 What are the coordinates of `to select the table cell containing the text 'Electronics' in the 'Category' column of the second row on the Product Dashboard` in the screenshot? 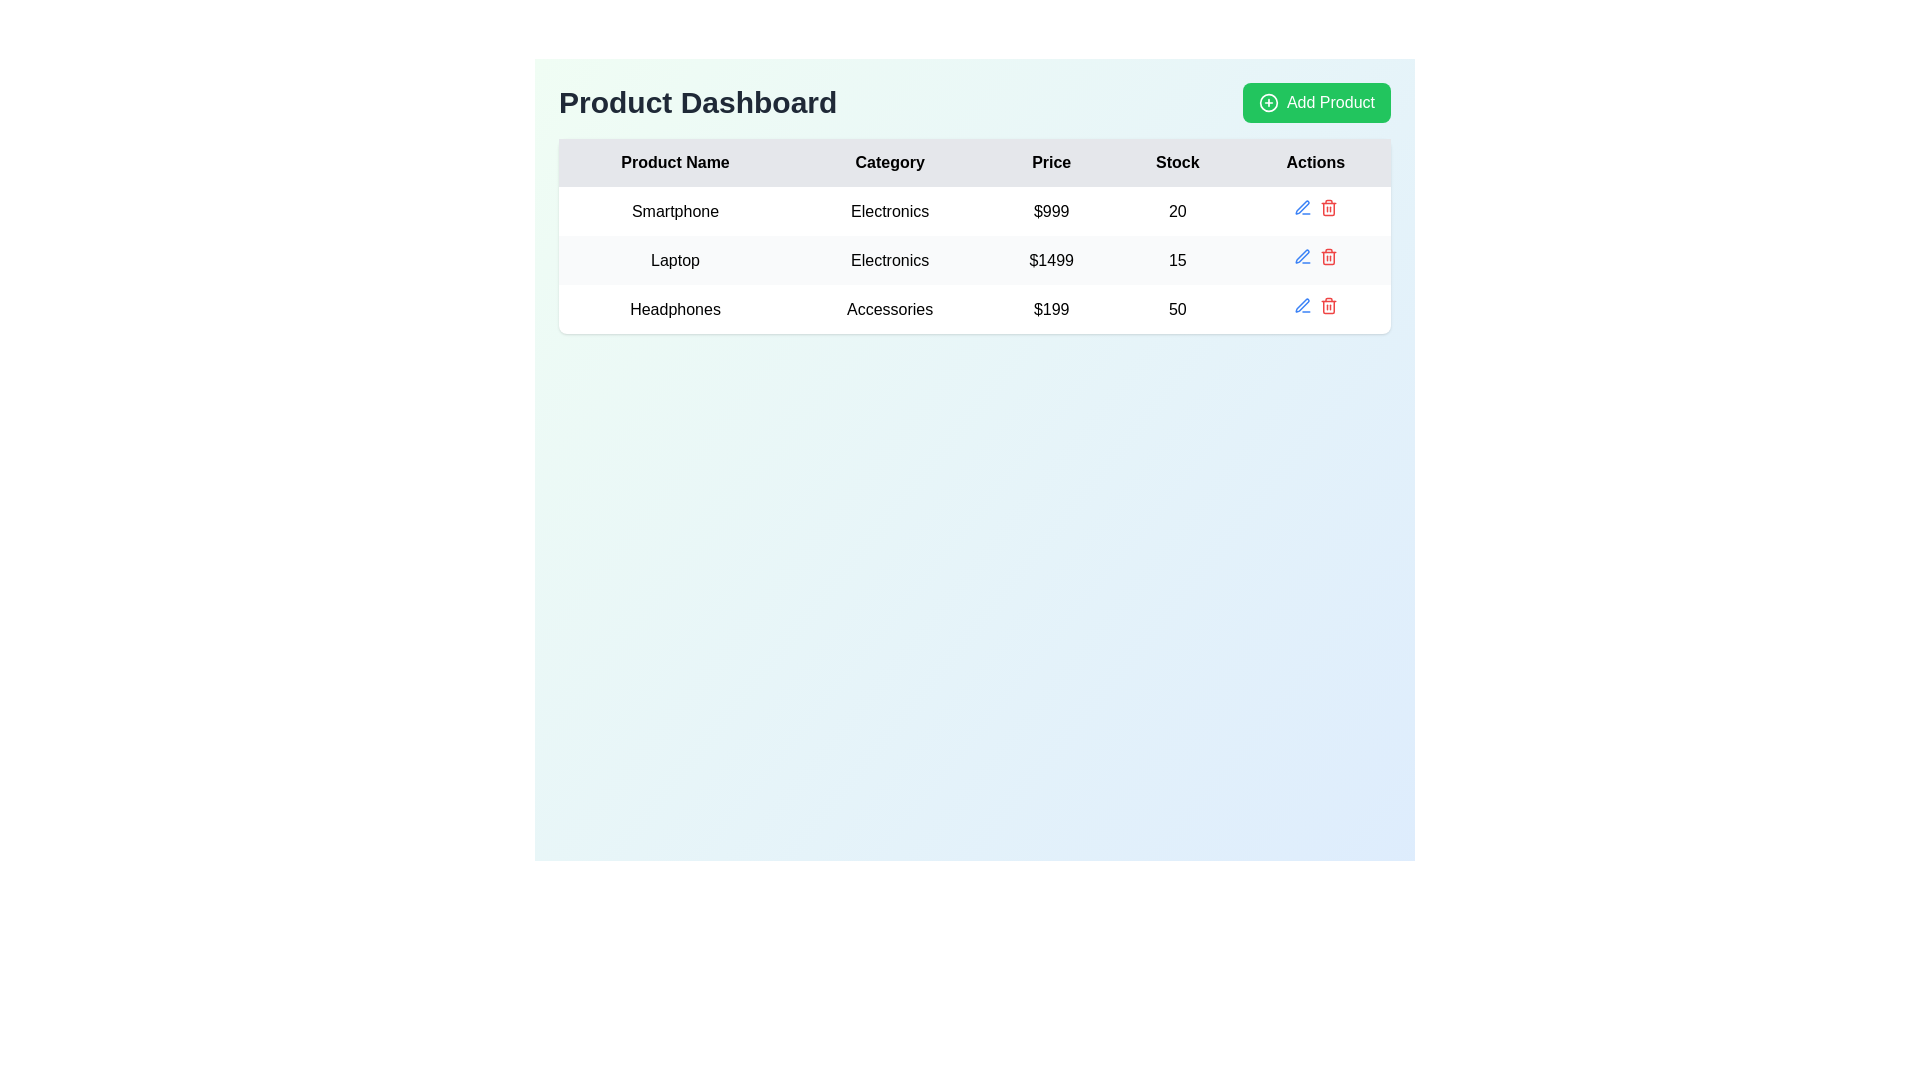 It's located at (888, 258).